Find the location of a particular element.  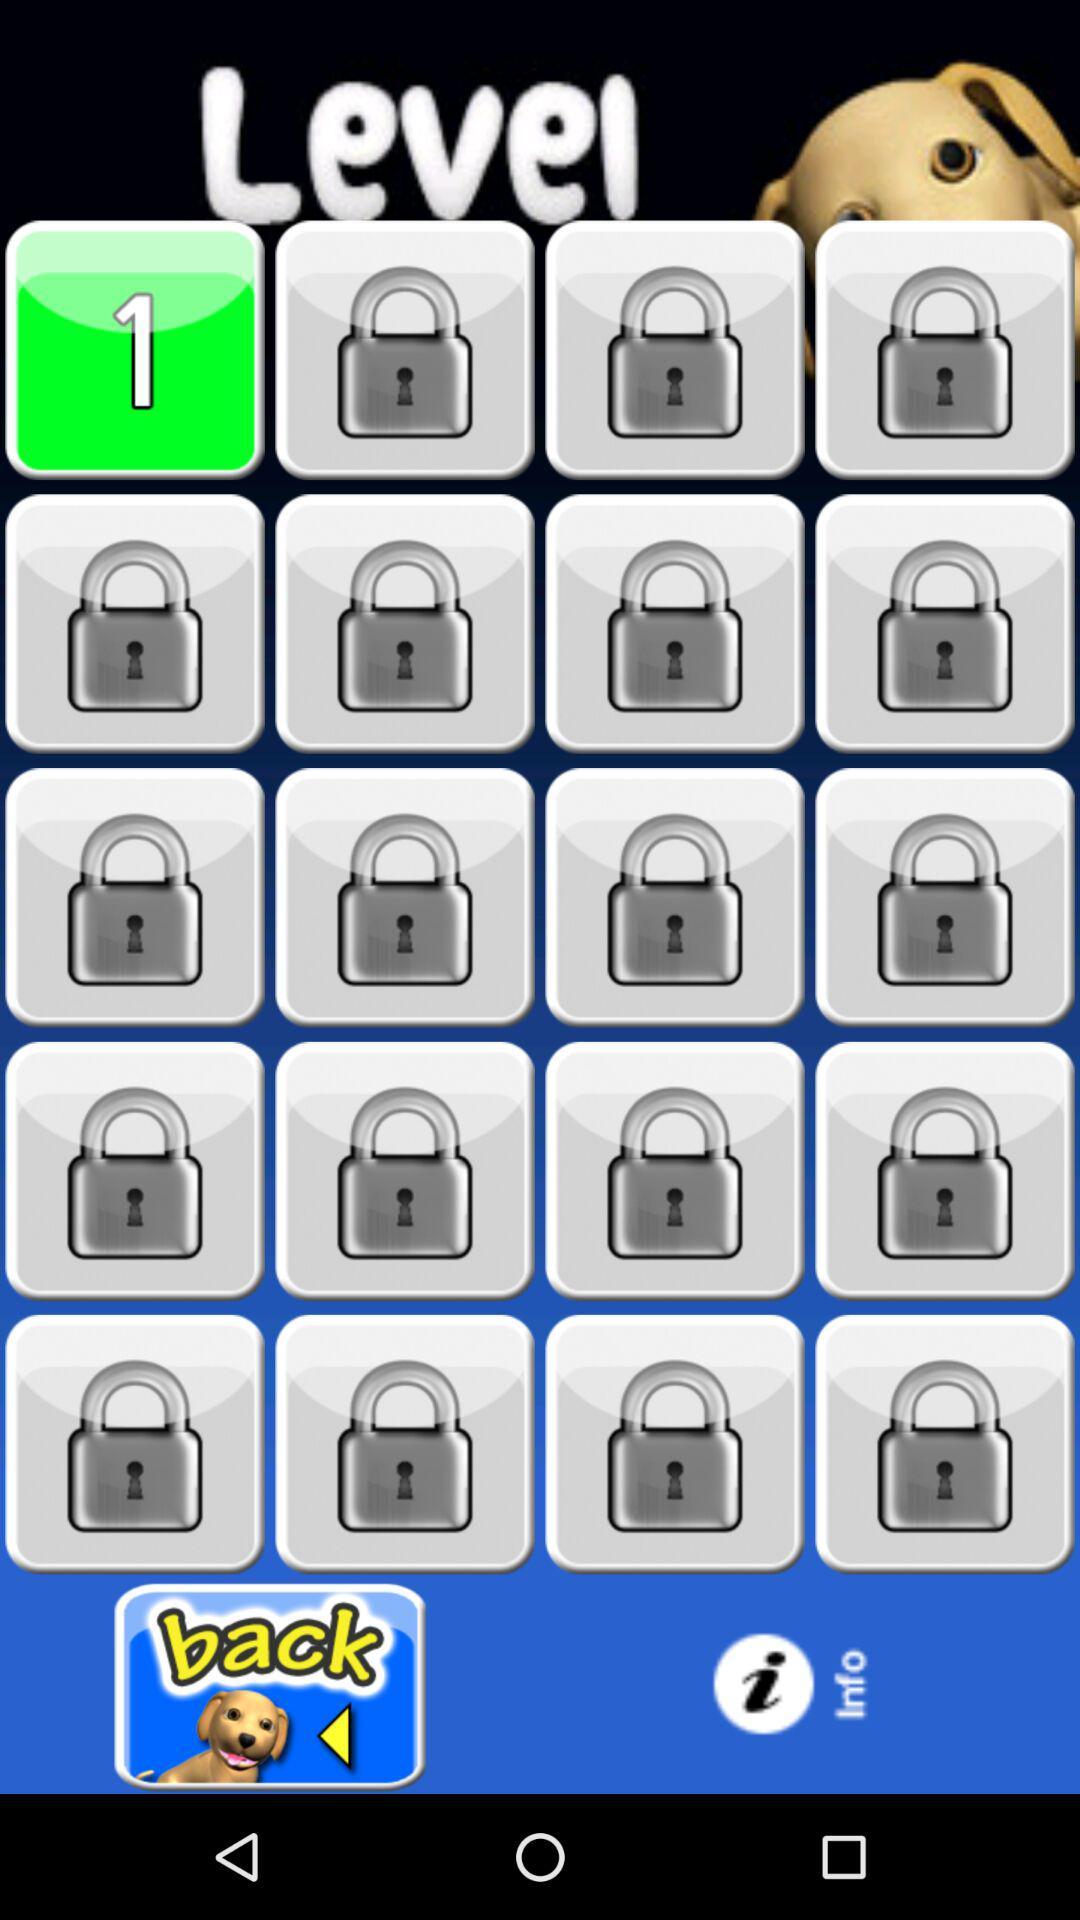

locked level is located at coordinates (135, 623).